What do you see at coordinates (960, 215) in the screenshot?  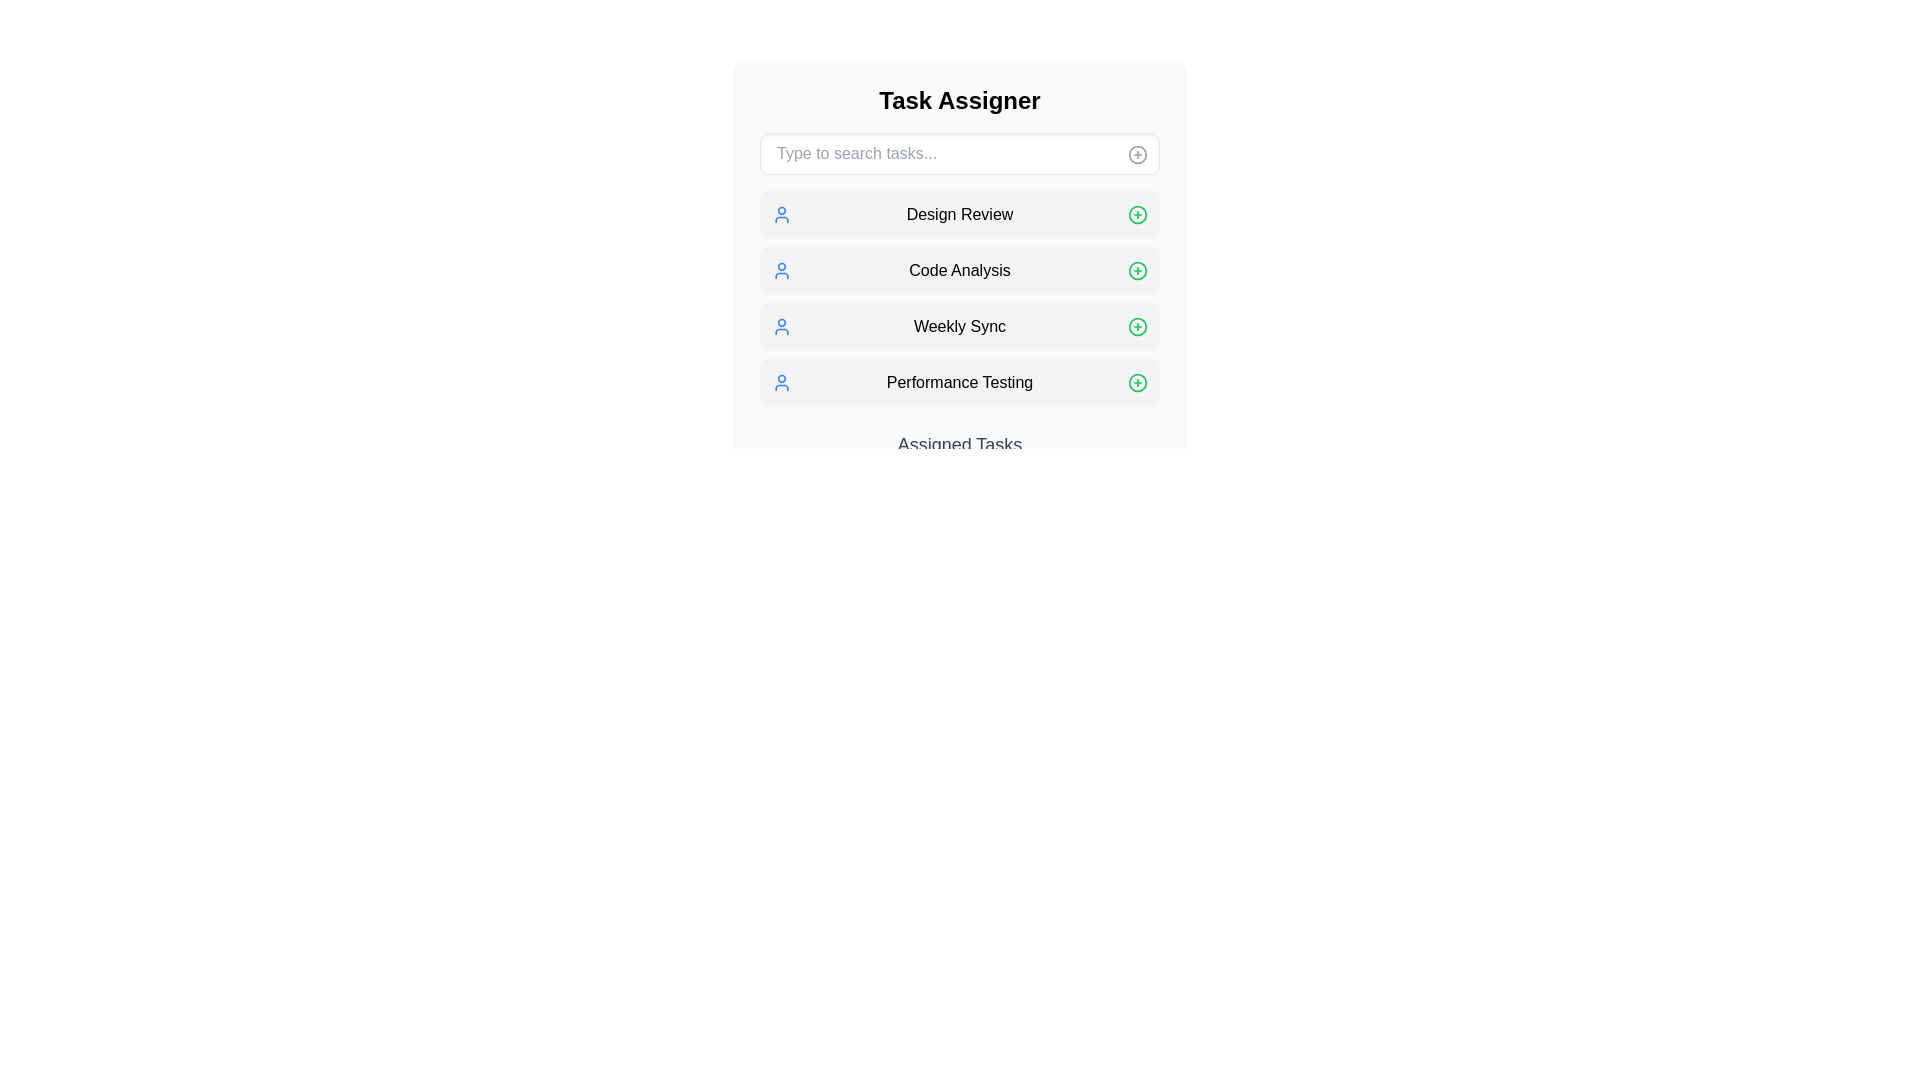 I see `the task entry labeled 'Design Review'` at bounding box center [960, 215].